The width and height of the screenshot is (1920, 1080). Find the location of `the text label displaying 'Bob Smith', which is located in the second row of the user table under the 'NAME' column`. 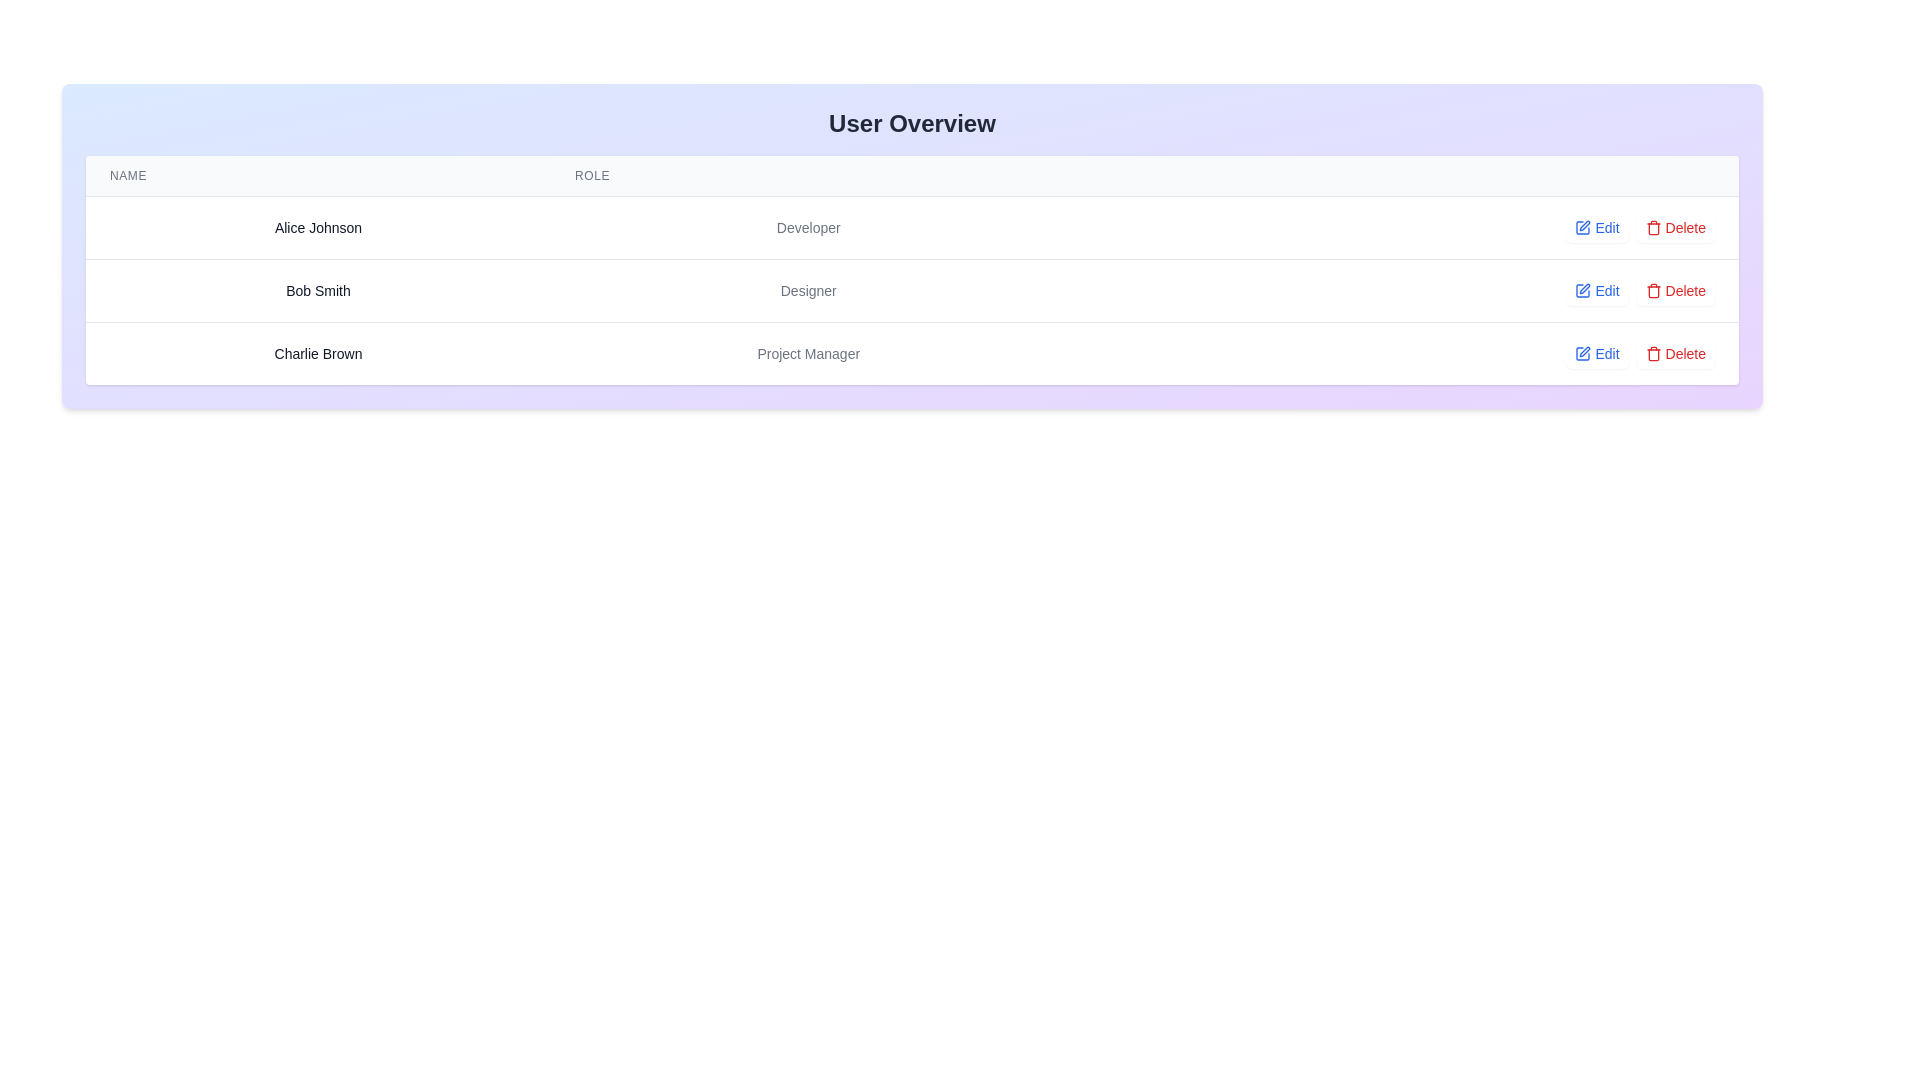

the text label displaying 'Bob Smith', which is located in the second row of the user table under the 'NAME' column is located at coordinates (317, 290).